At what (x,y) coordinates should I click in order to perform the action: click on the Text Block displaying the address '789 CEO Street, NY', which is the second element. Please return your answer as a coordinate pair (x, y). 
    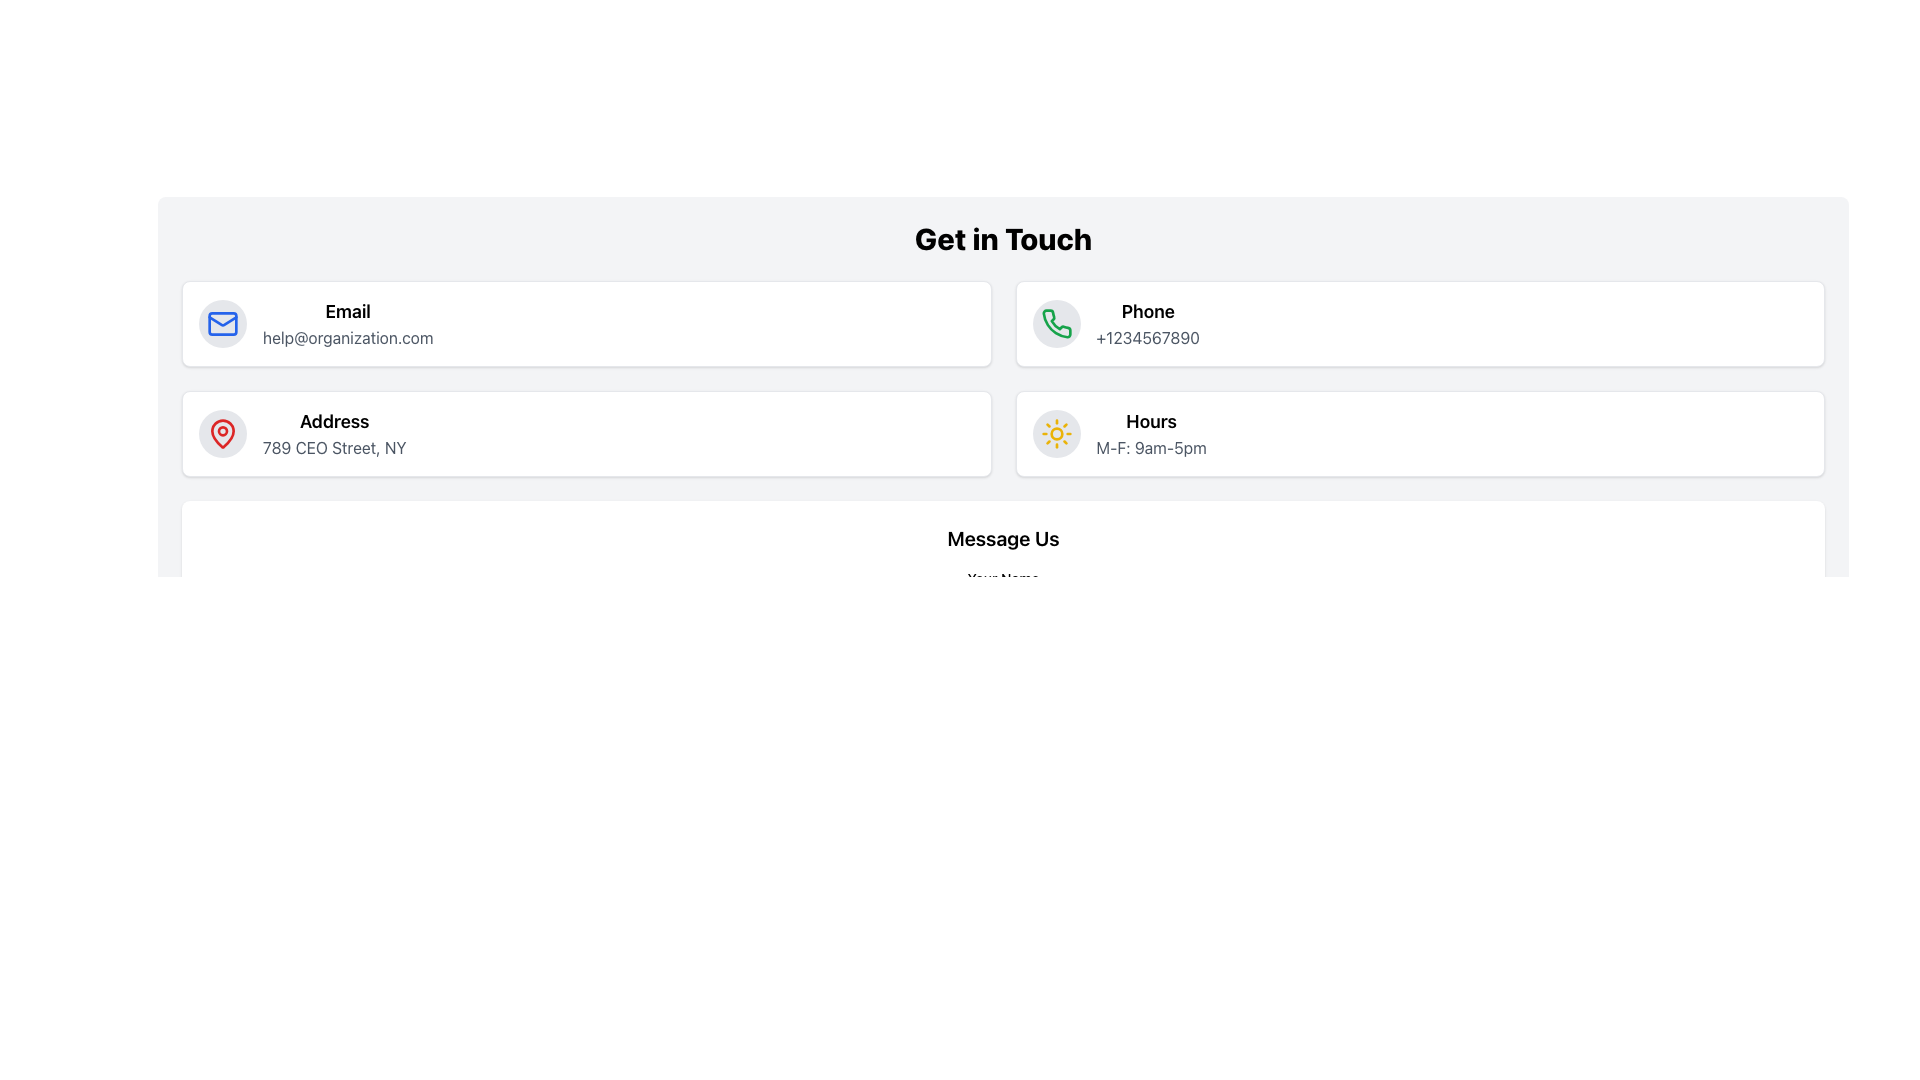
    Looking at the image, I should click on (334, 433).